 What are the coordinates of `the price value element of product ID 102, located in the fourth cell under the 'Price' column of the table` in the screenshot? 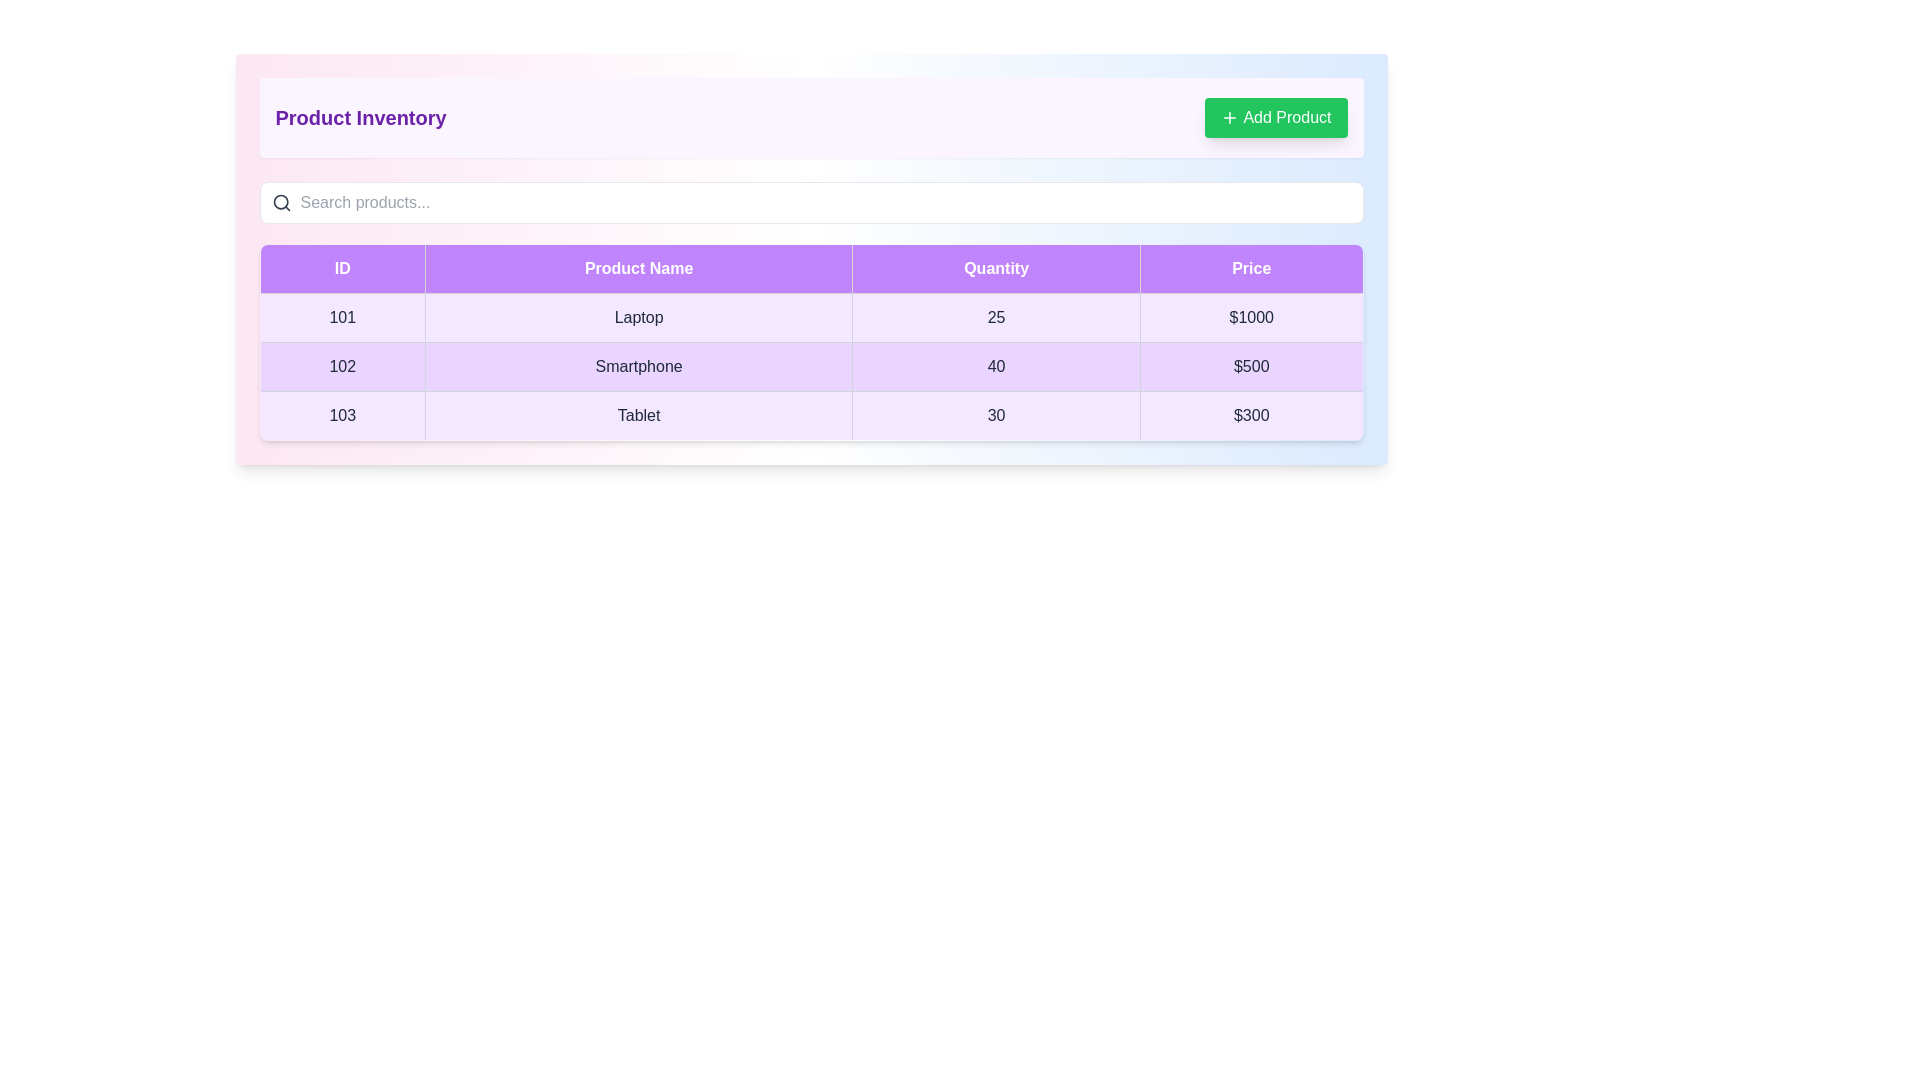 It's located at (1250, 366).